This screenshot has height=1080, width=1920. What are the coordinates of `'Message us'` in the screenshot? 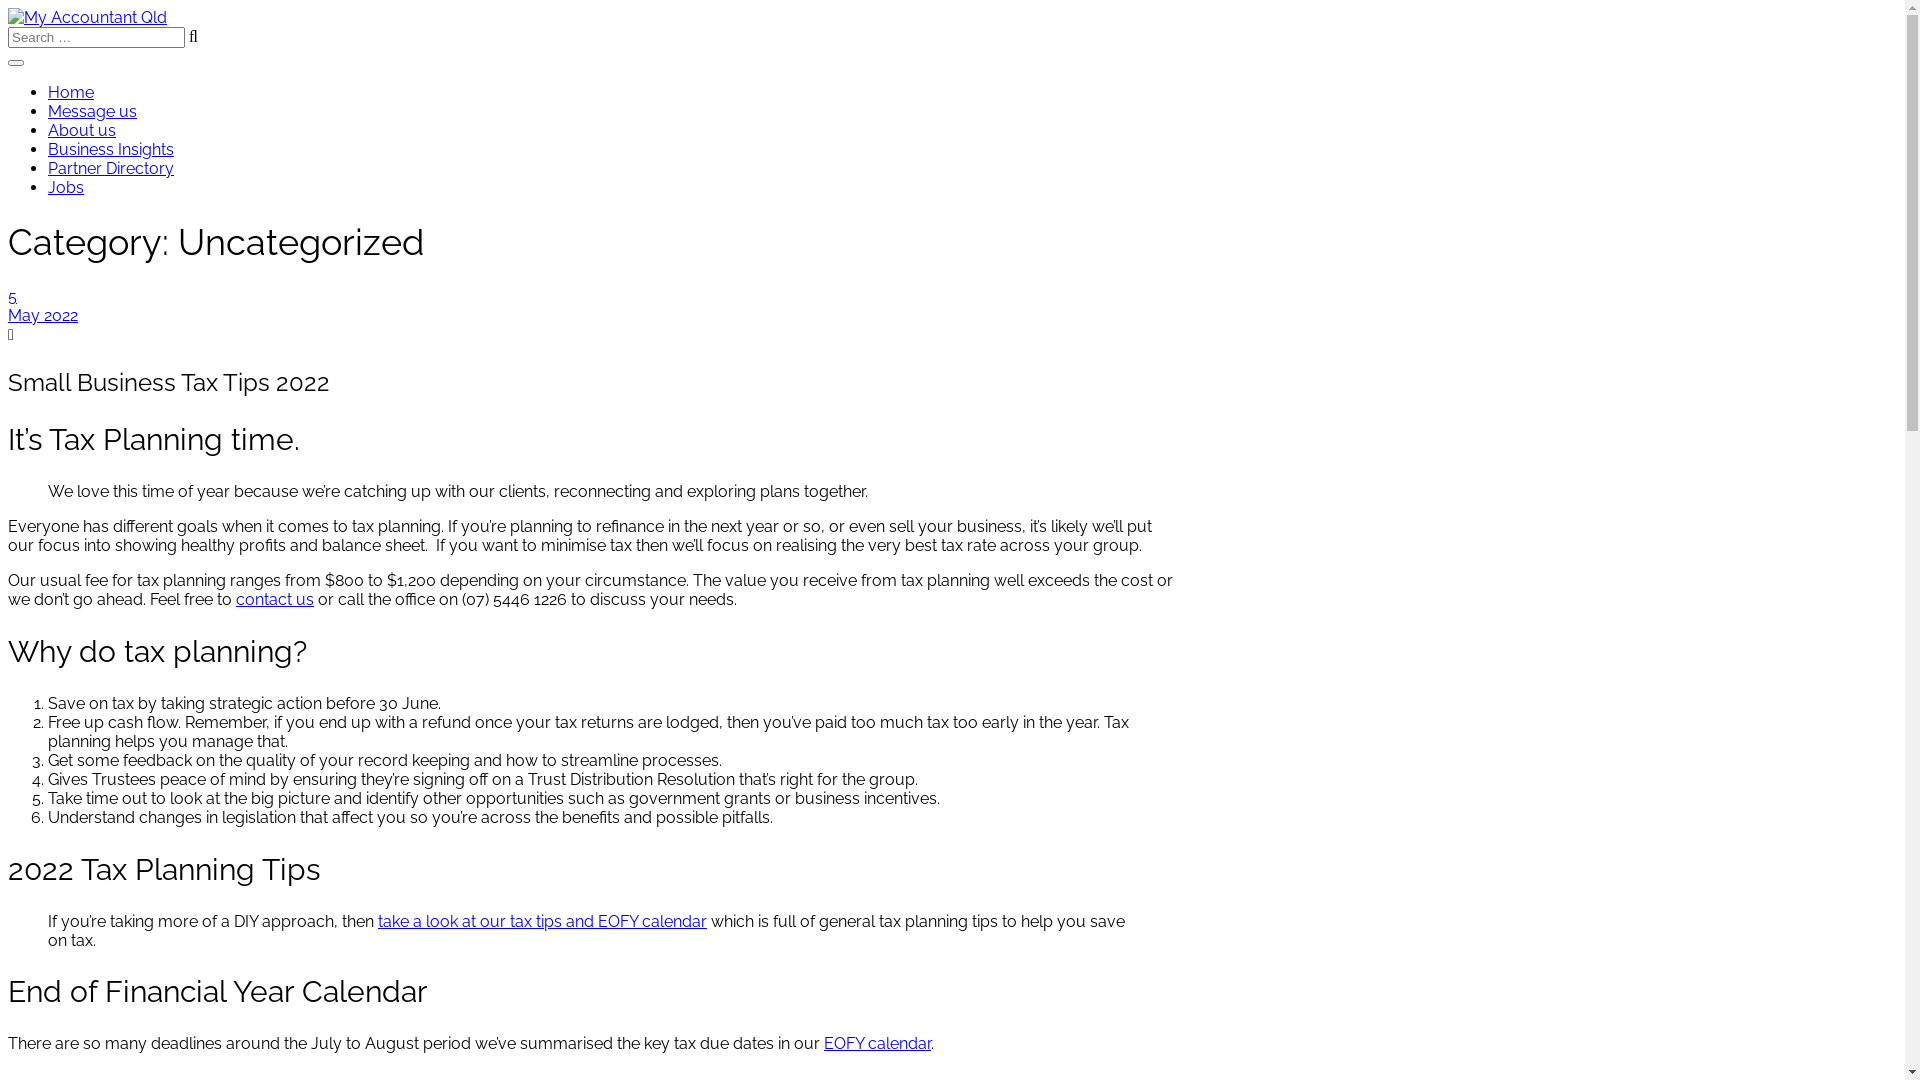 It's located at (91, 111).